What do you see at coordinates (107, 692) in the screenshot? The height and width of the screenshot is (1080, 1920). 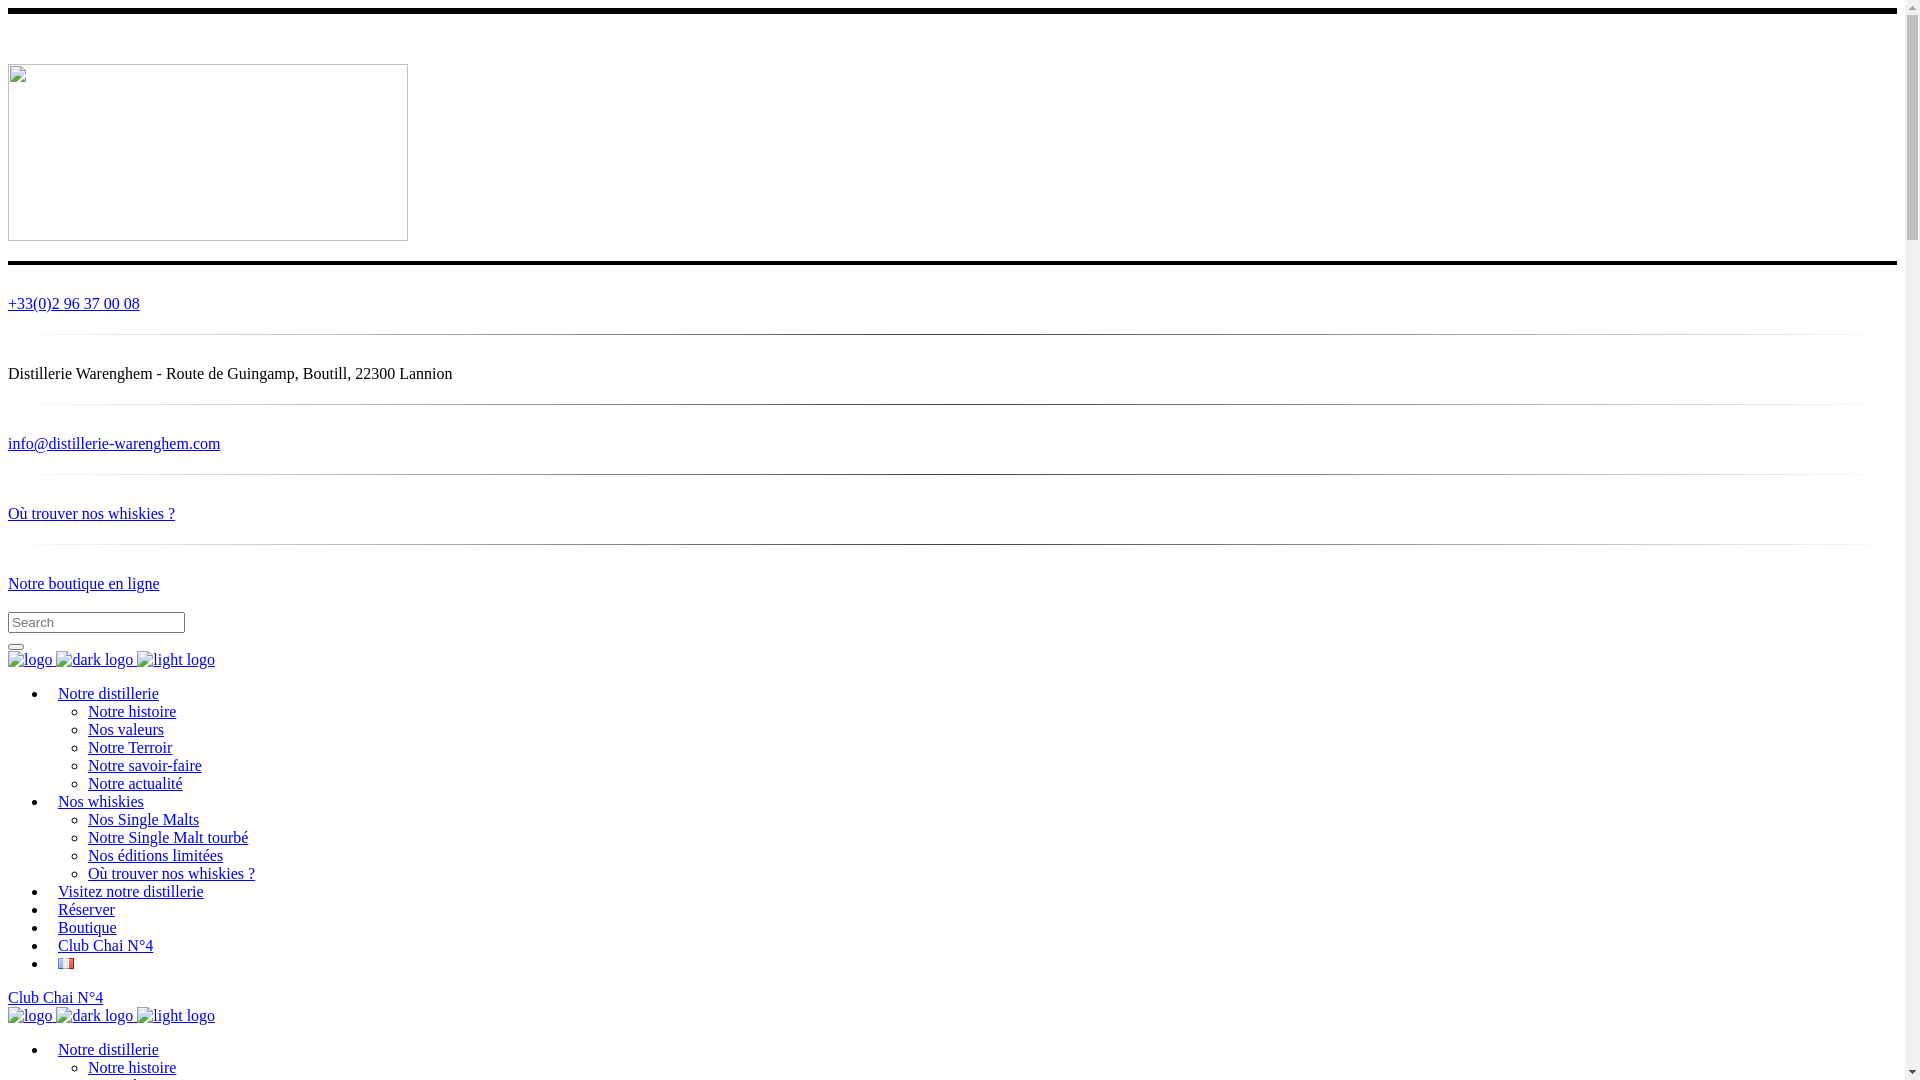 I see `'Notre distillerie'` at bounding box center [107, 692].